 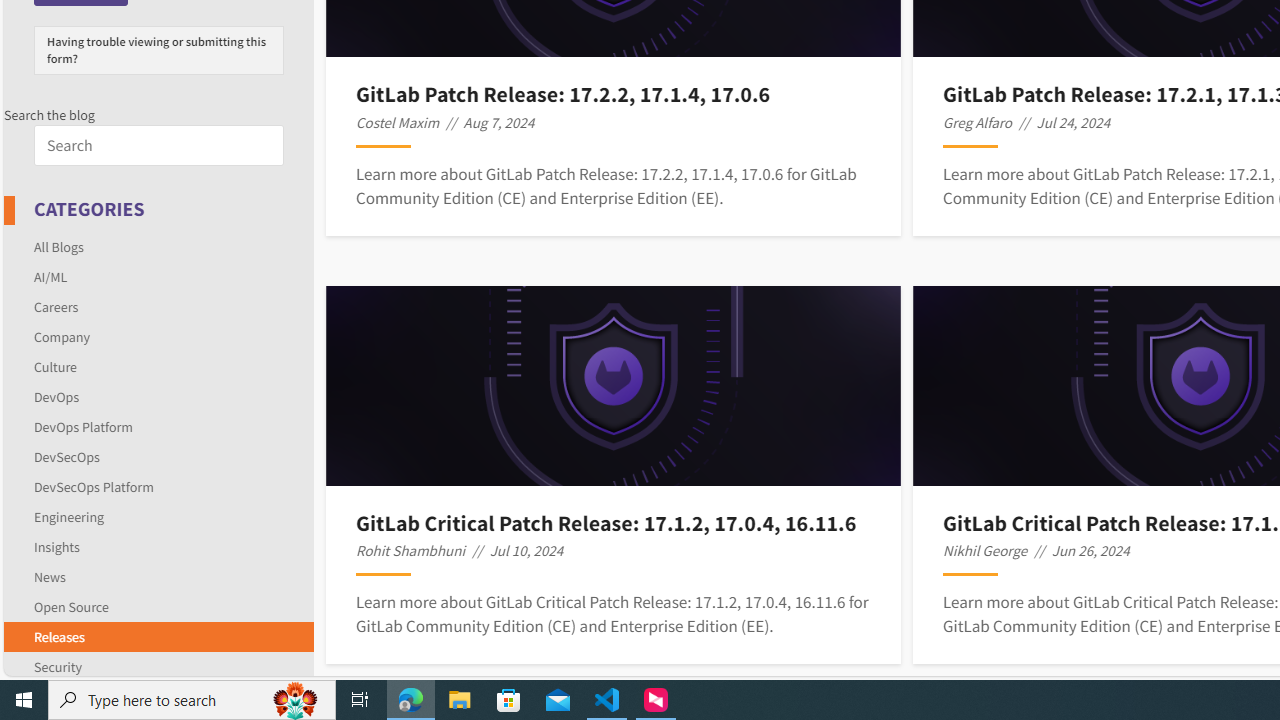 What do you see at coordinates (157, 335) in the screenshot?
I see `'Company'` at bounding box center [157, 335].